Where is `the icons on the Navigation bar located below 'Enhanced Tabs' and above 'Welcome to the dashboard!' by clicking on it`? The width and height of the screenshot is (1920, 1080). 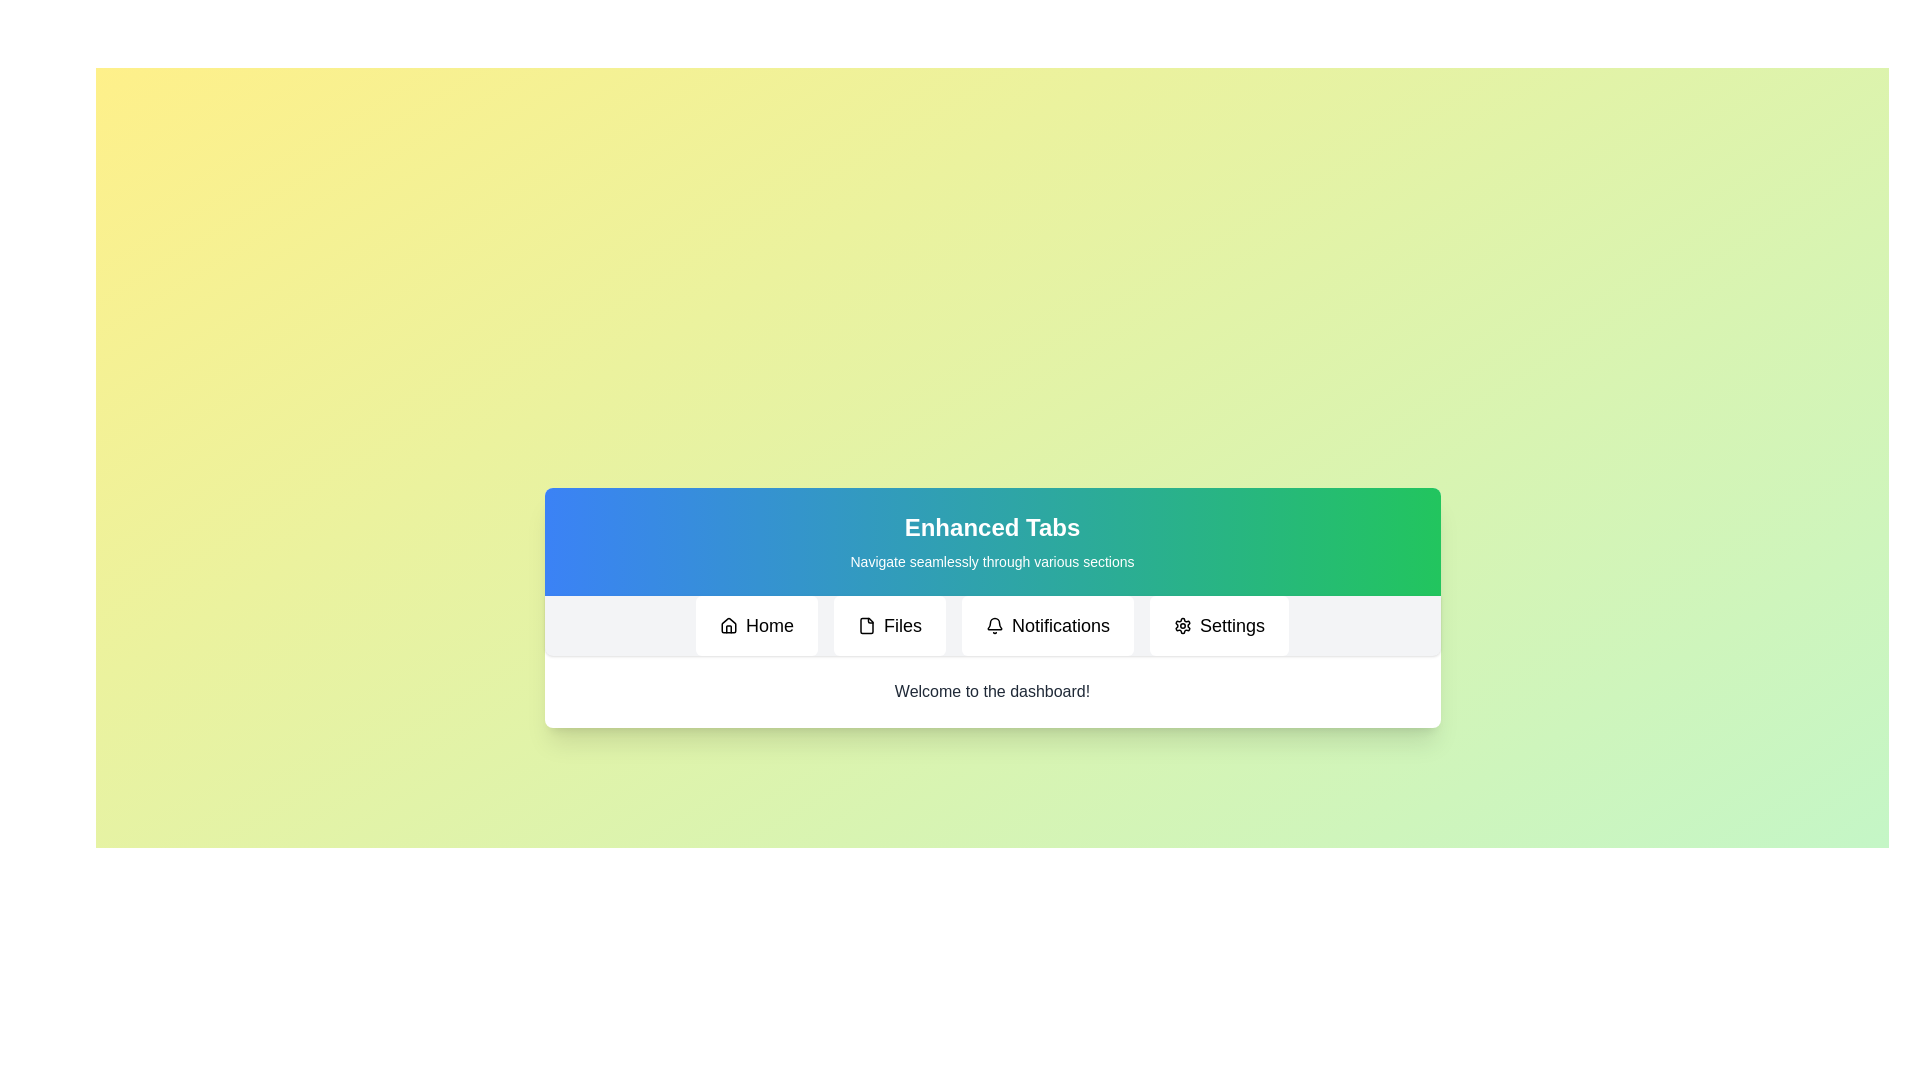 the icons on the Navigation bar located below 'Enhanced Tabs' and above 'Welcome to the dashboard!' by clicking on it is located at coordinates (992, 624).